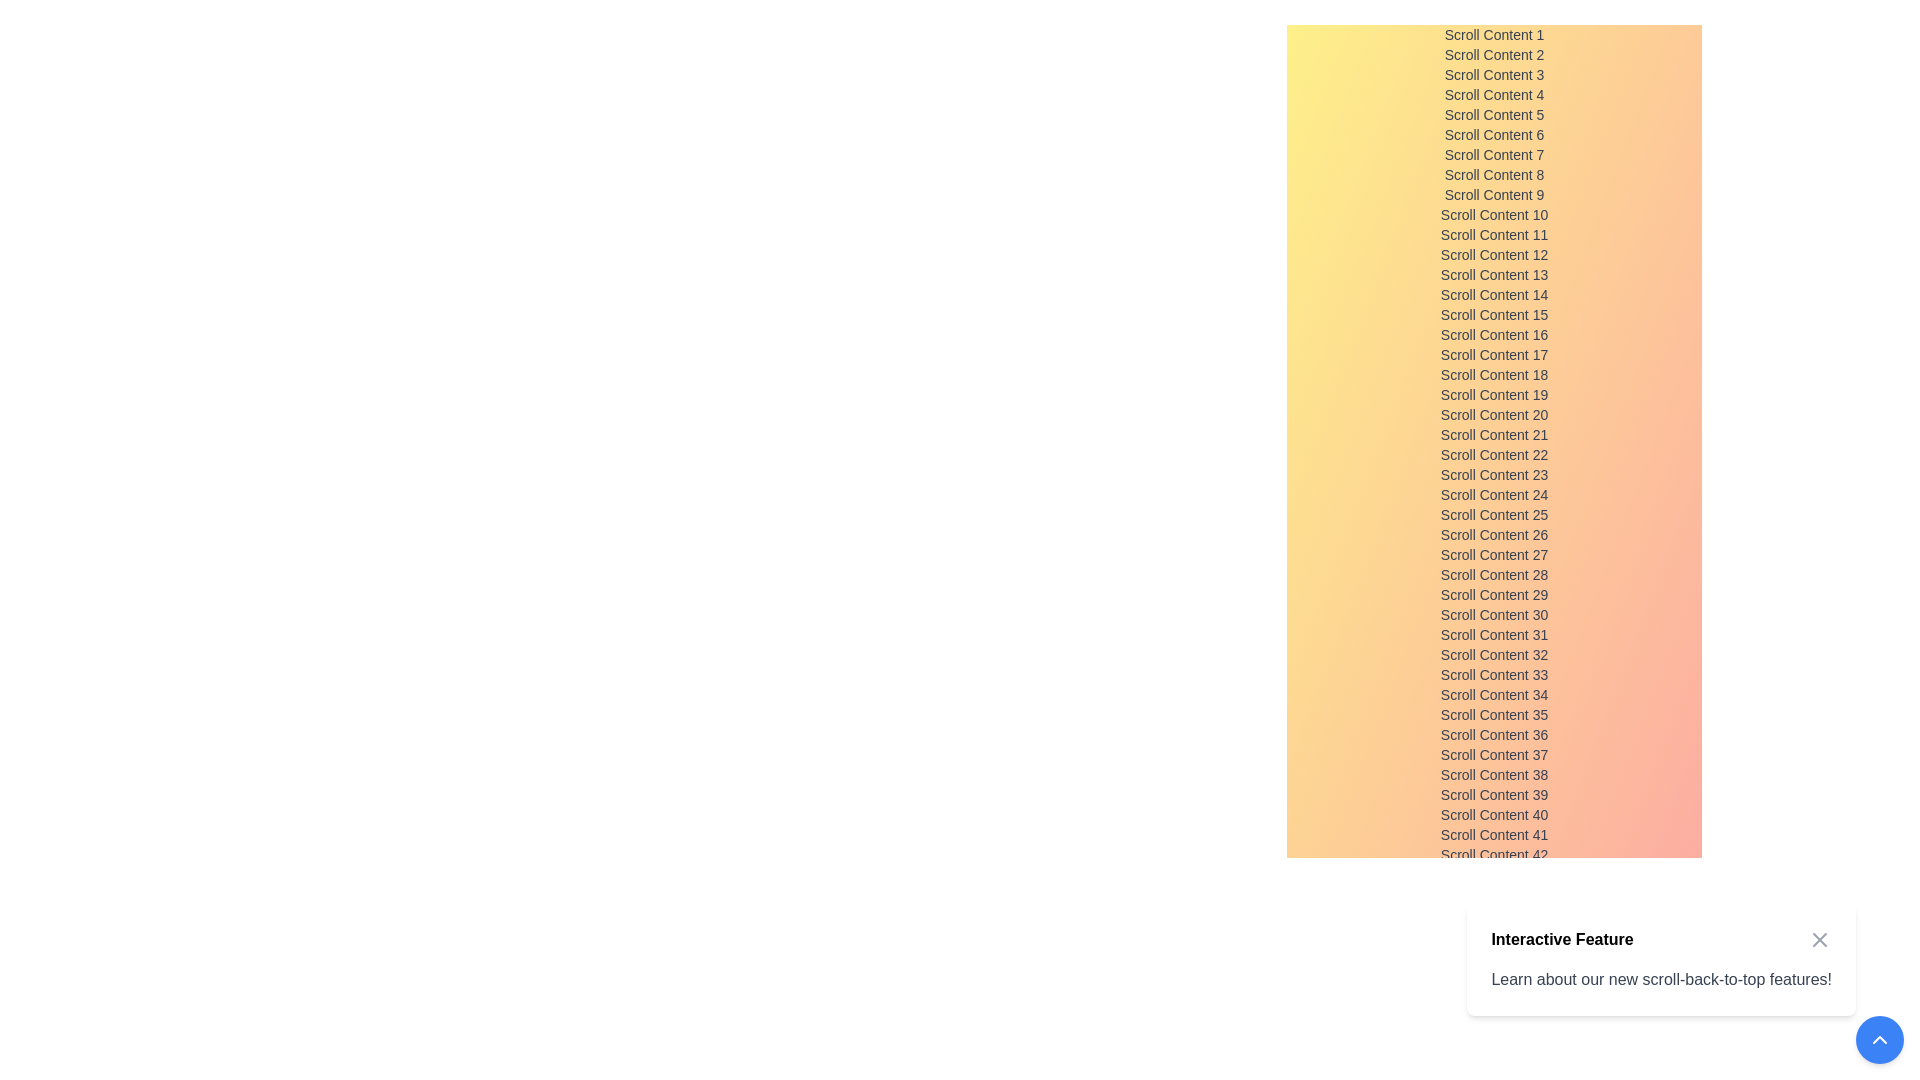 The width and height of the screenshot is (1920, 1080). I want to click on the Text Label displaying 'Scroll Content 10' which is a small gray font positioned centrally in a vertical list of text labels, so click(1494, 215).